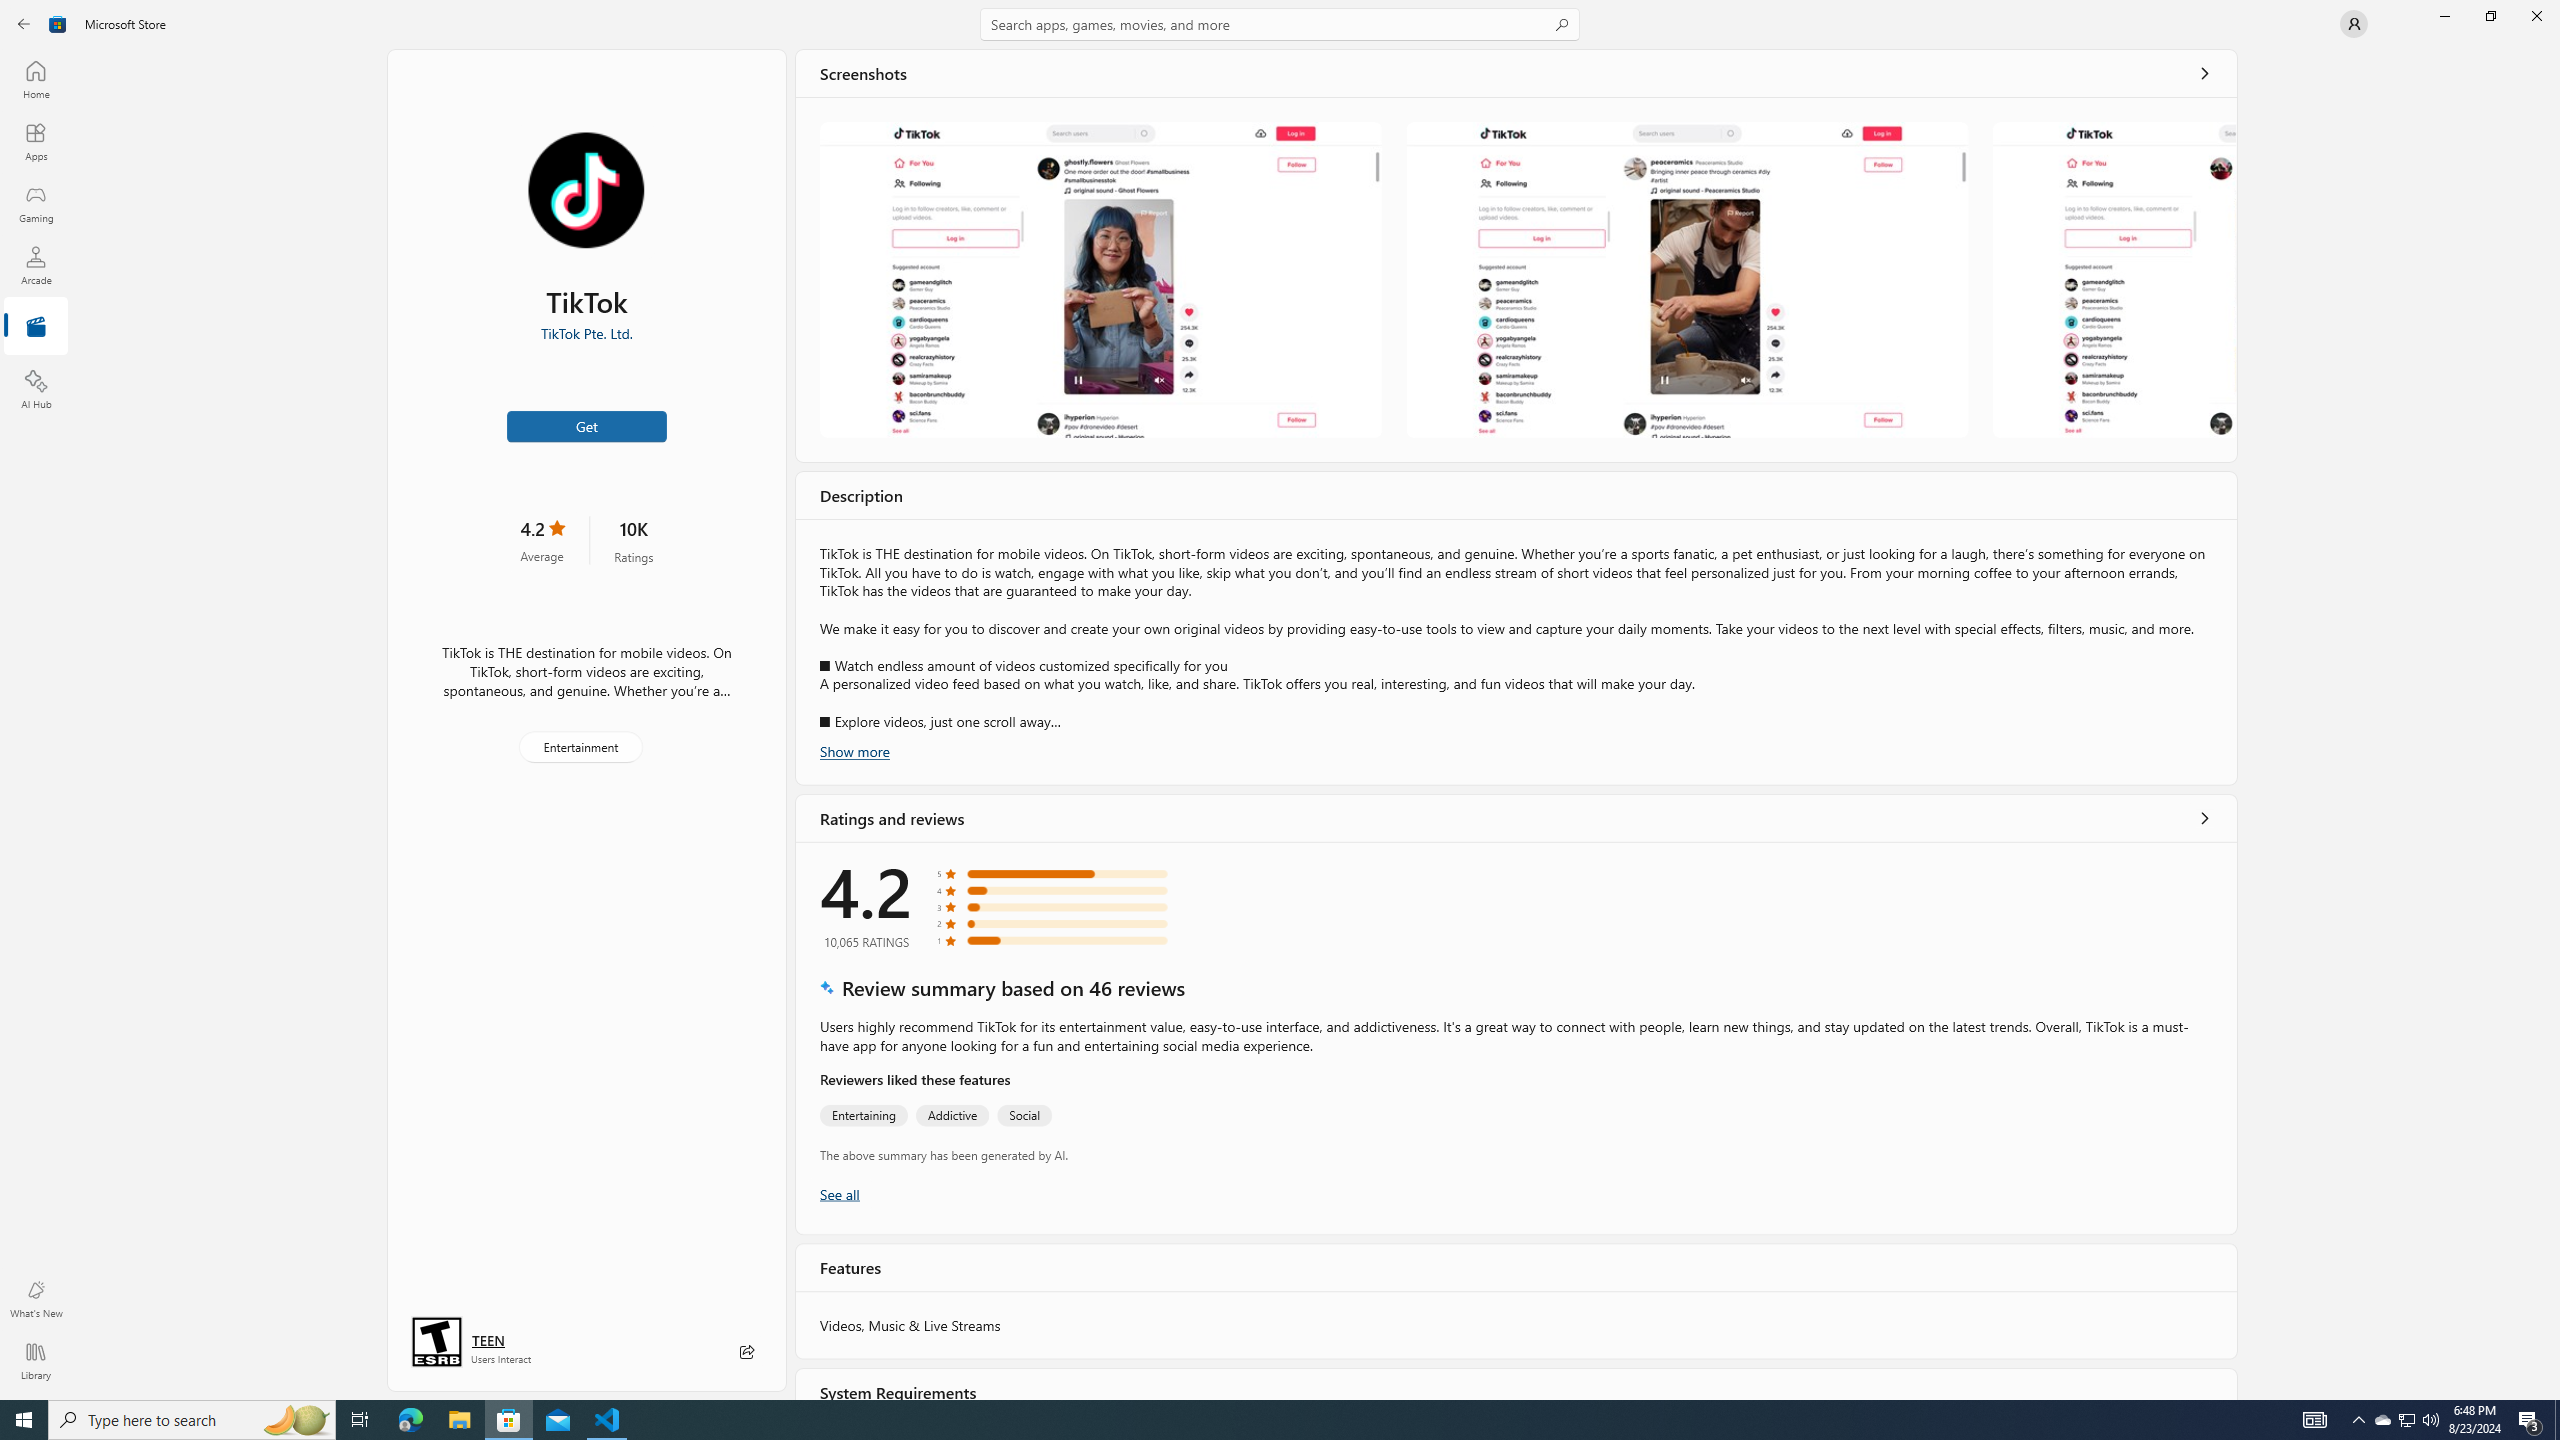  Describe the element at coordinates (34, 264) in the screenshot. I see `'Arcade'` at that location.